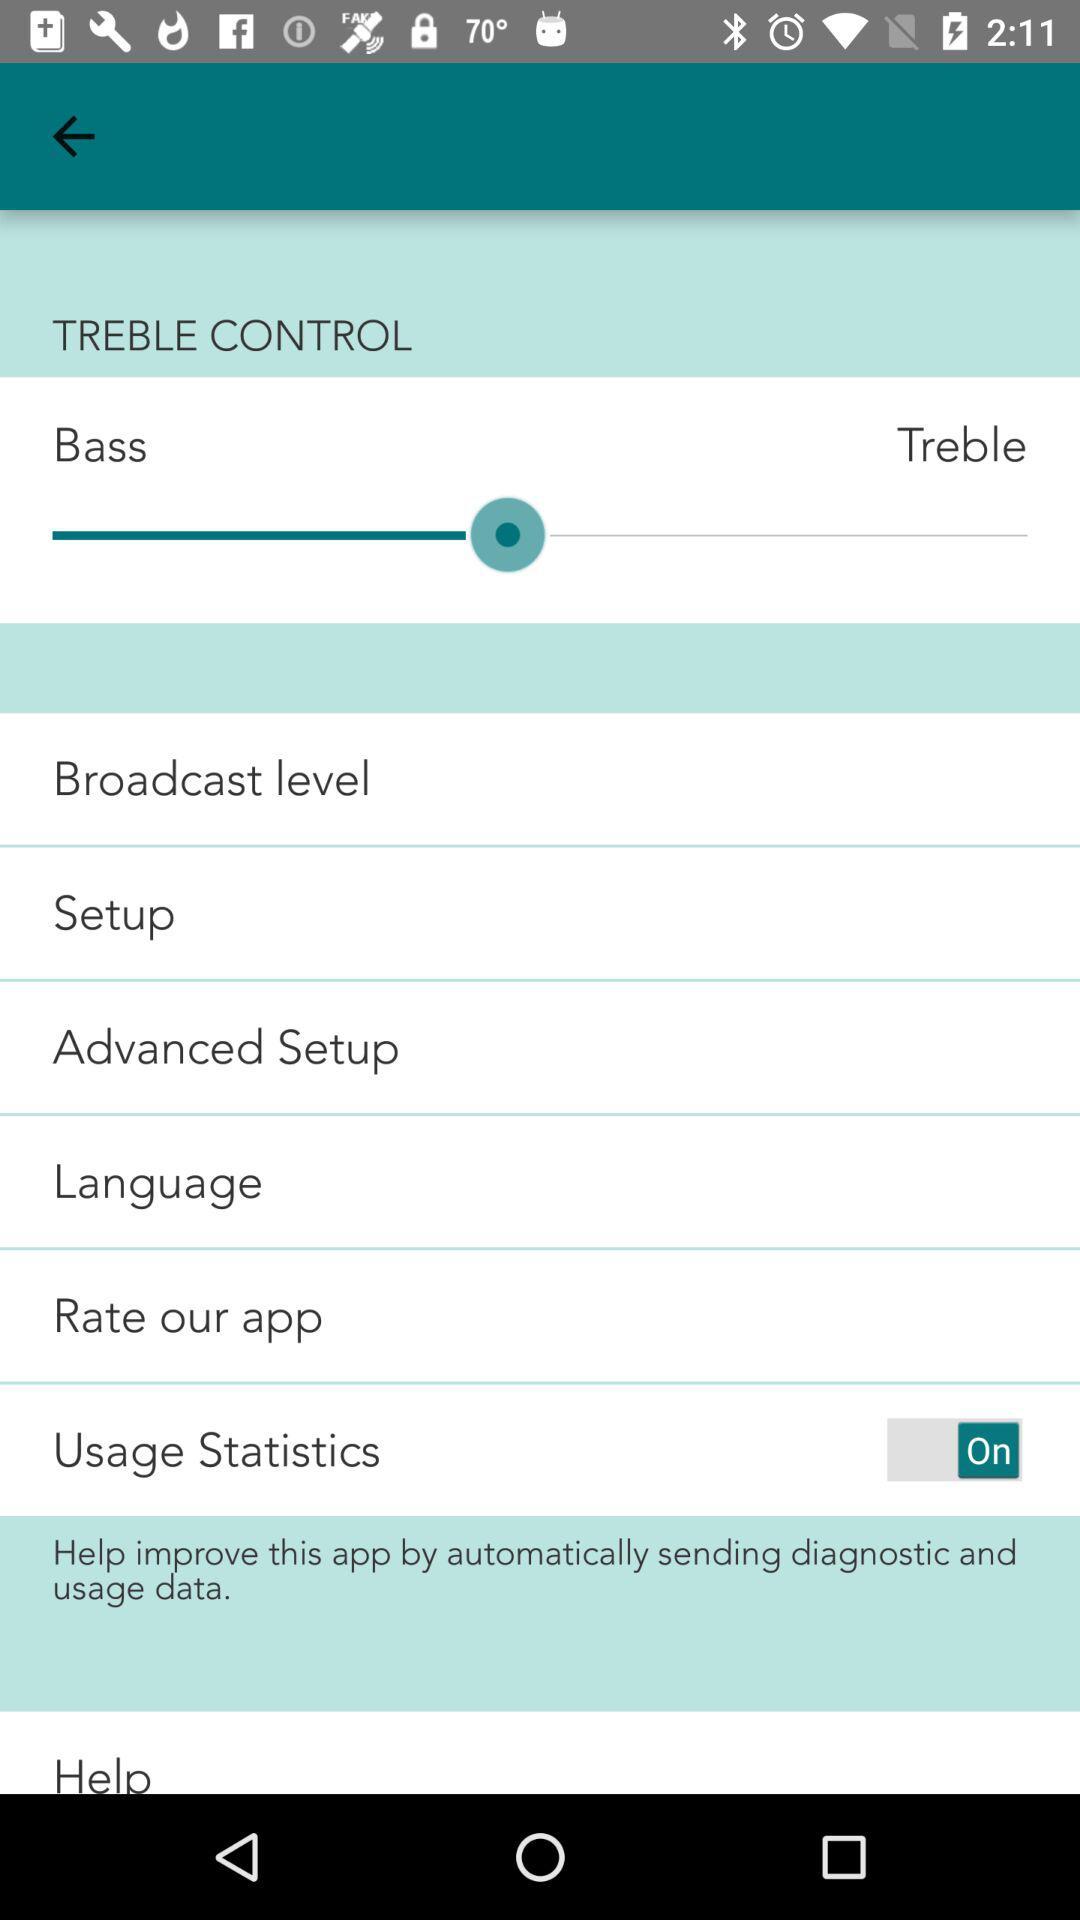 The width and height of the screenshot is (1080, 1920). What do you see at coordinates (72, 444) in the screenshot?
I see `bass icon` at bounding box center [72, 444].